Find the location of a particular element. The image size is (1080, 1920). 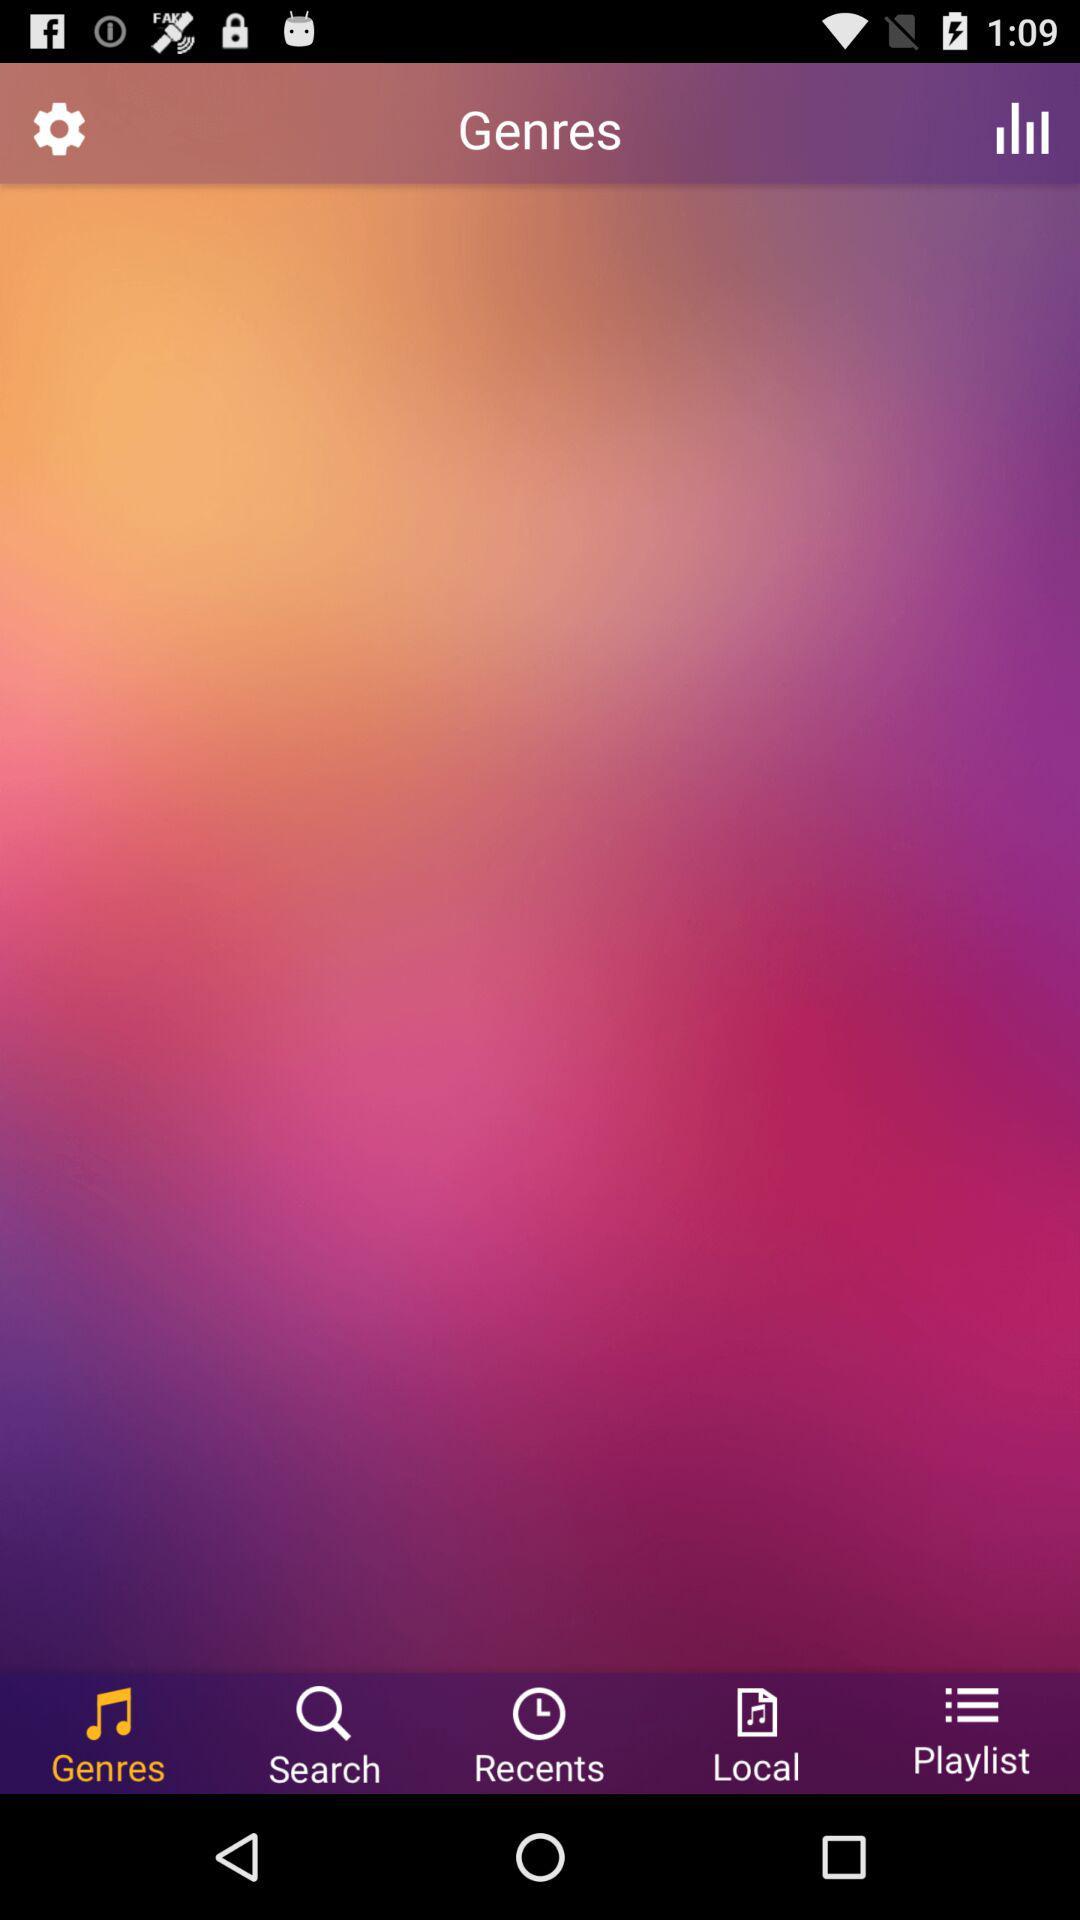

icon to the right of the genres app is located at coordinates (1022, 127).